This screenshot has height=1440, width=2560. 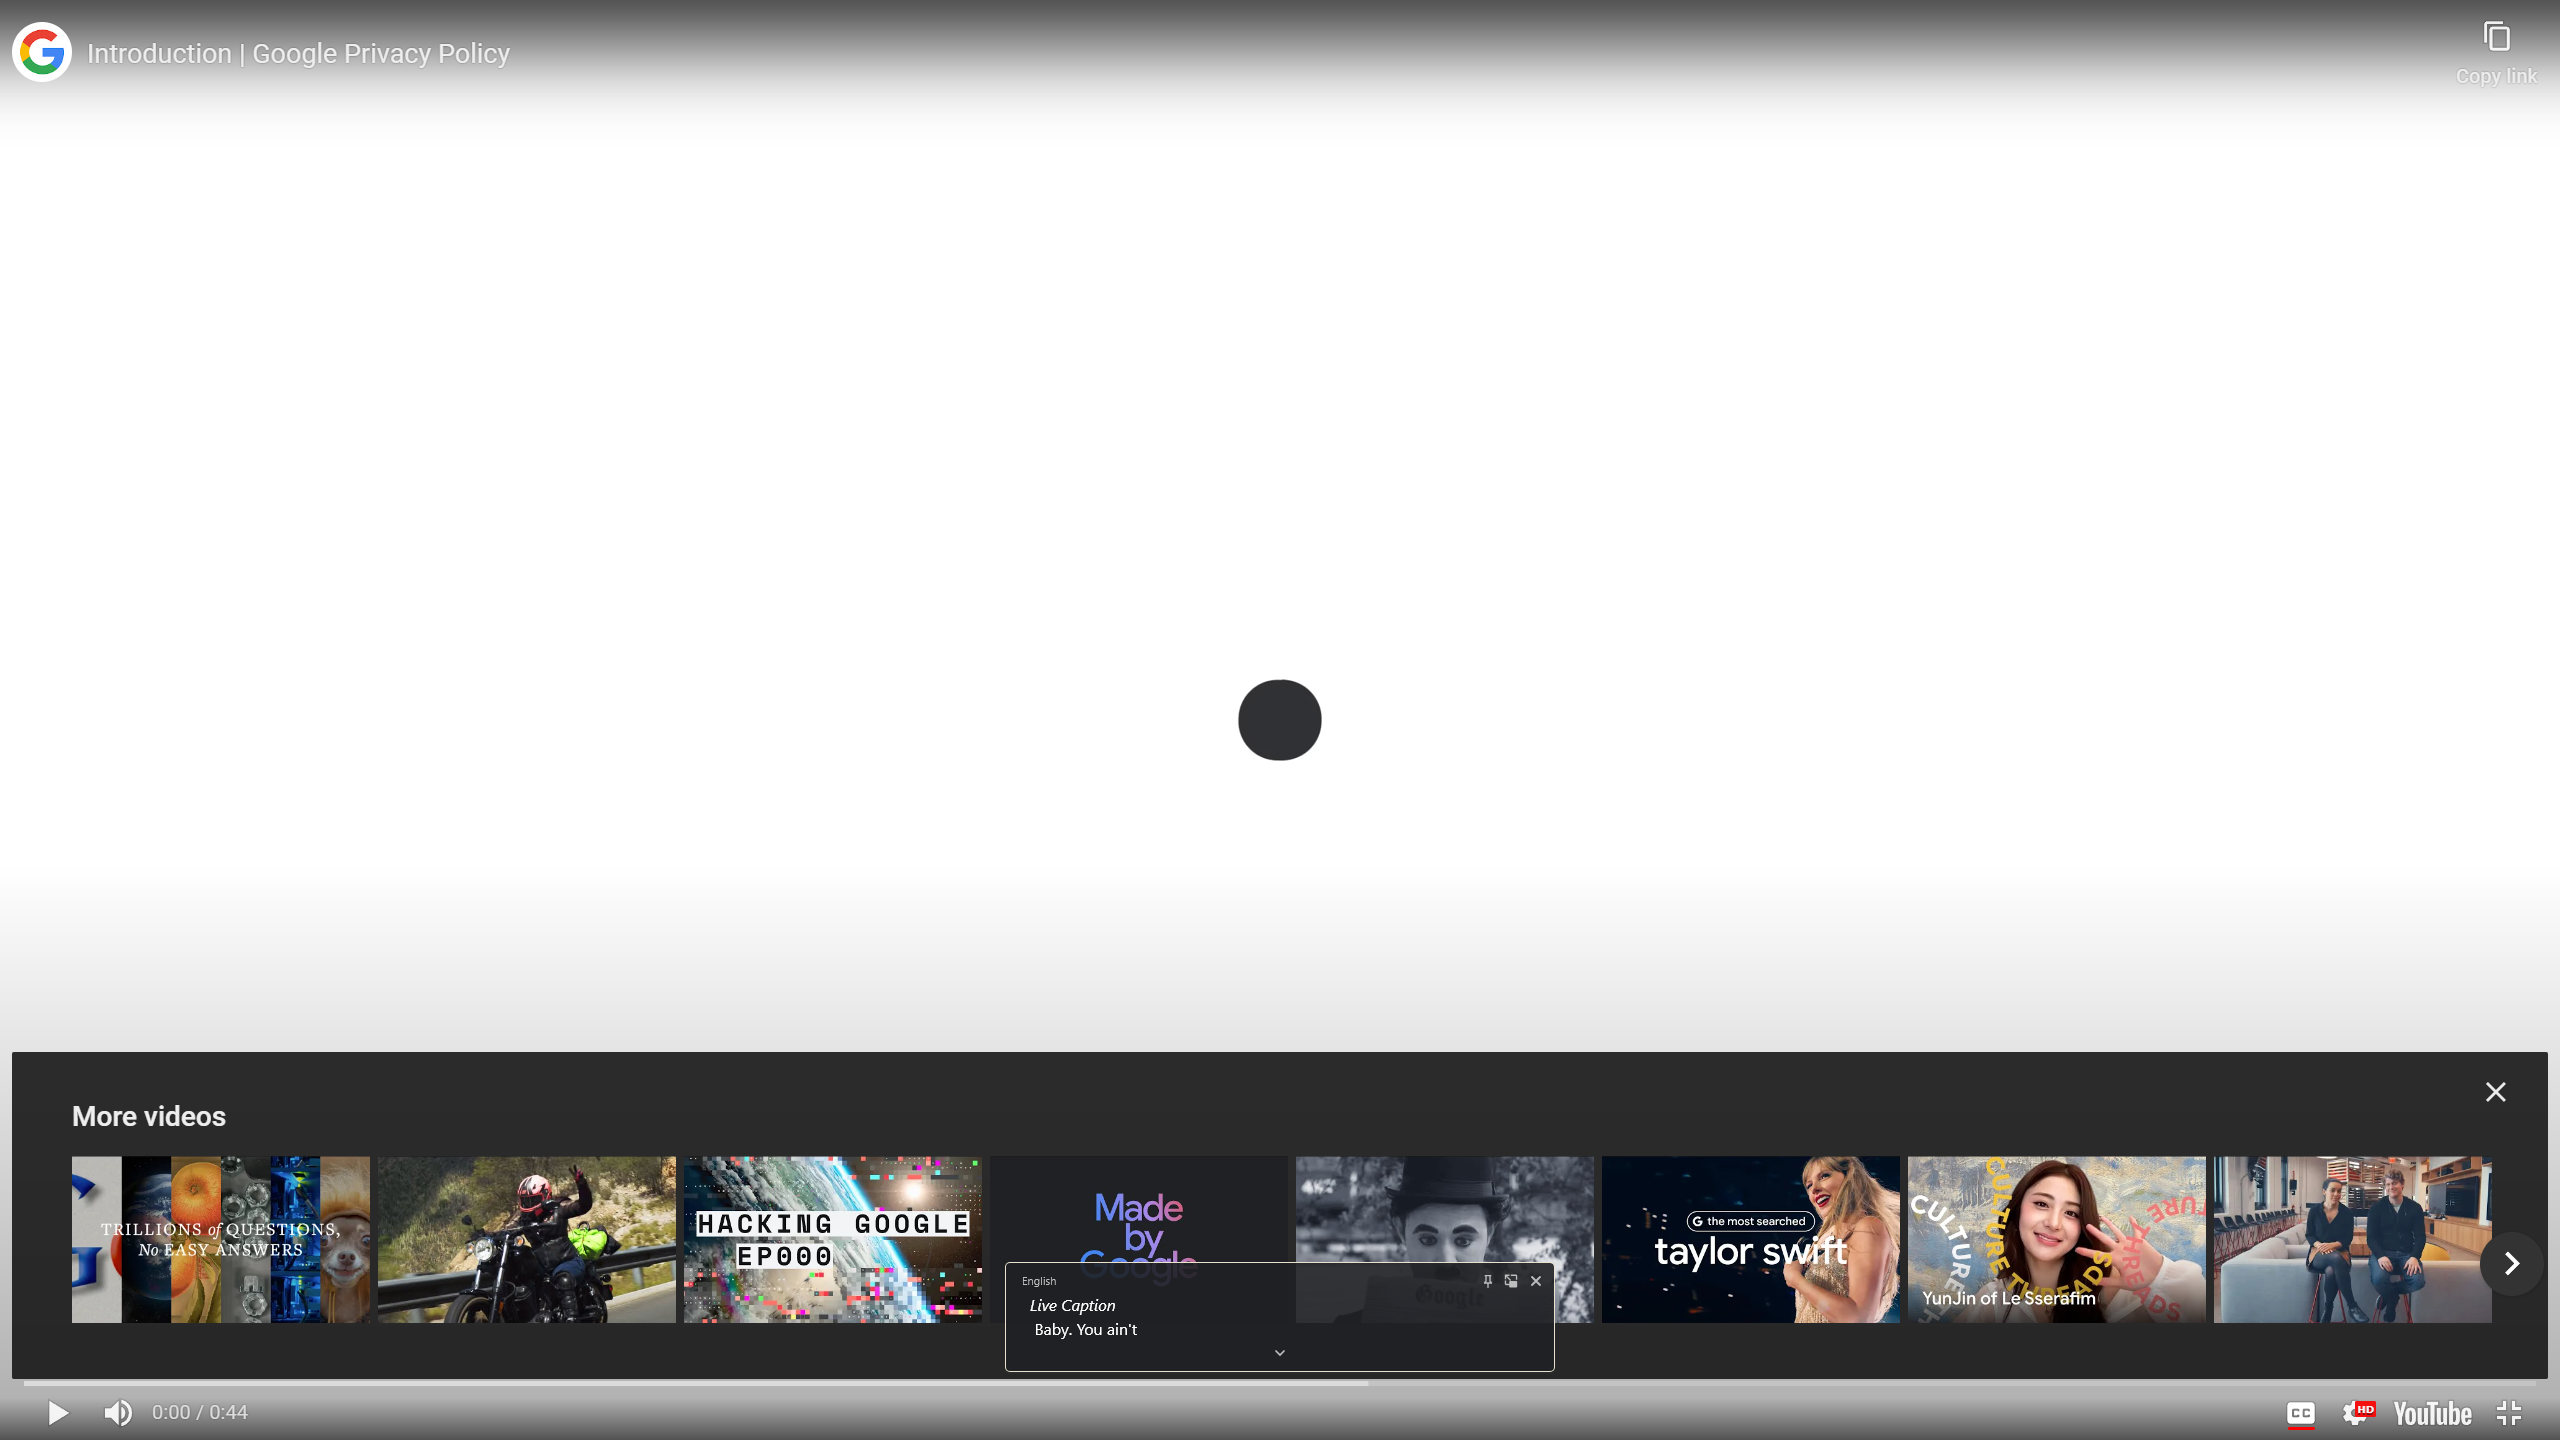 What do you see at coordinates (2495, 1091) in the screenshot?
I see `'Hide more videos'` at bounding box center [2495, 1091].